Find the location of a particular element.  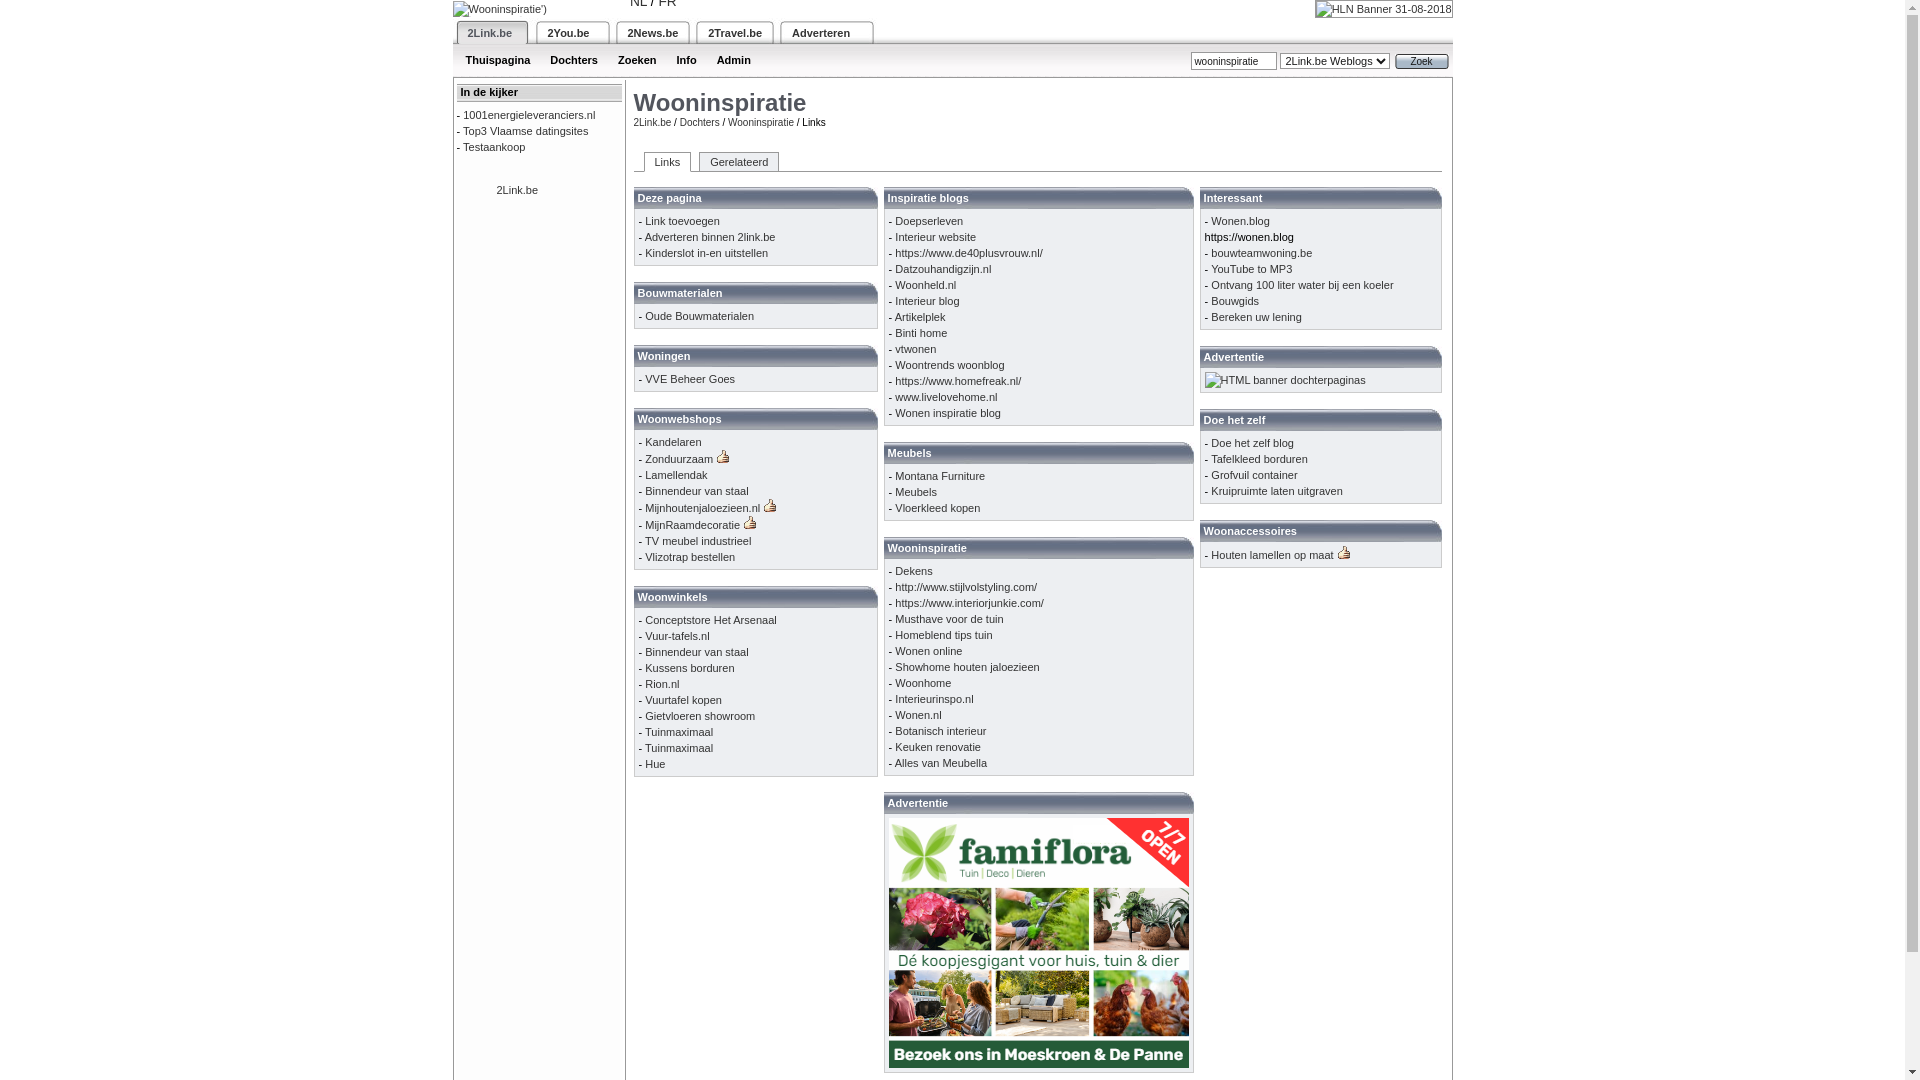

'Botanisch interieur' is located at coordinates (939, 731).